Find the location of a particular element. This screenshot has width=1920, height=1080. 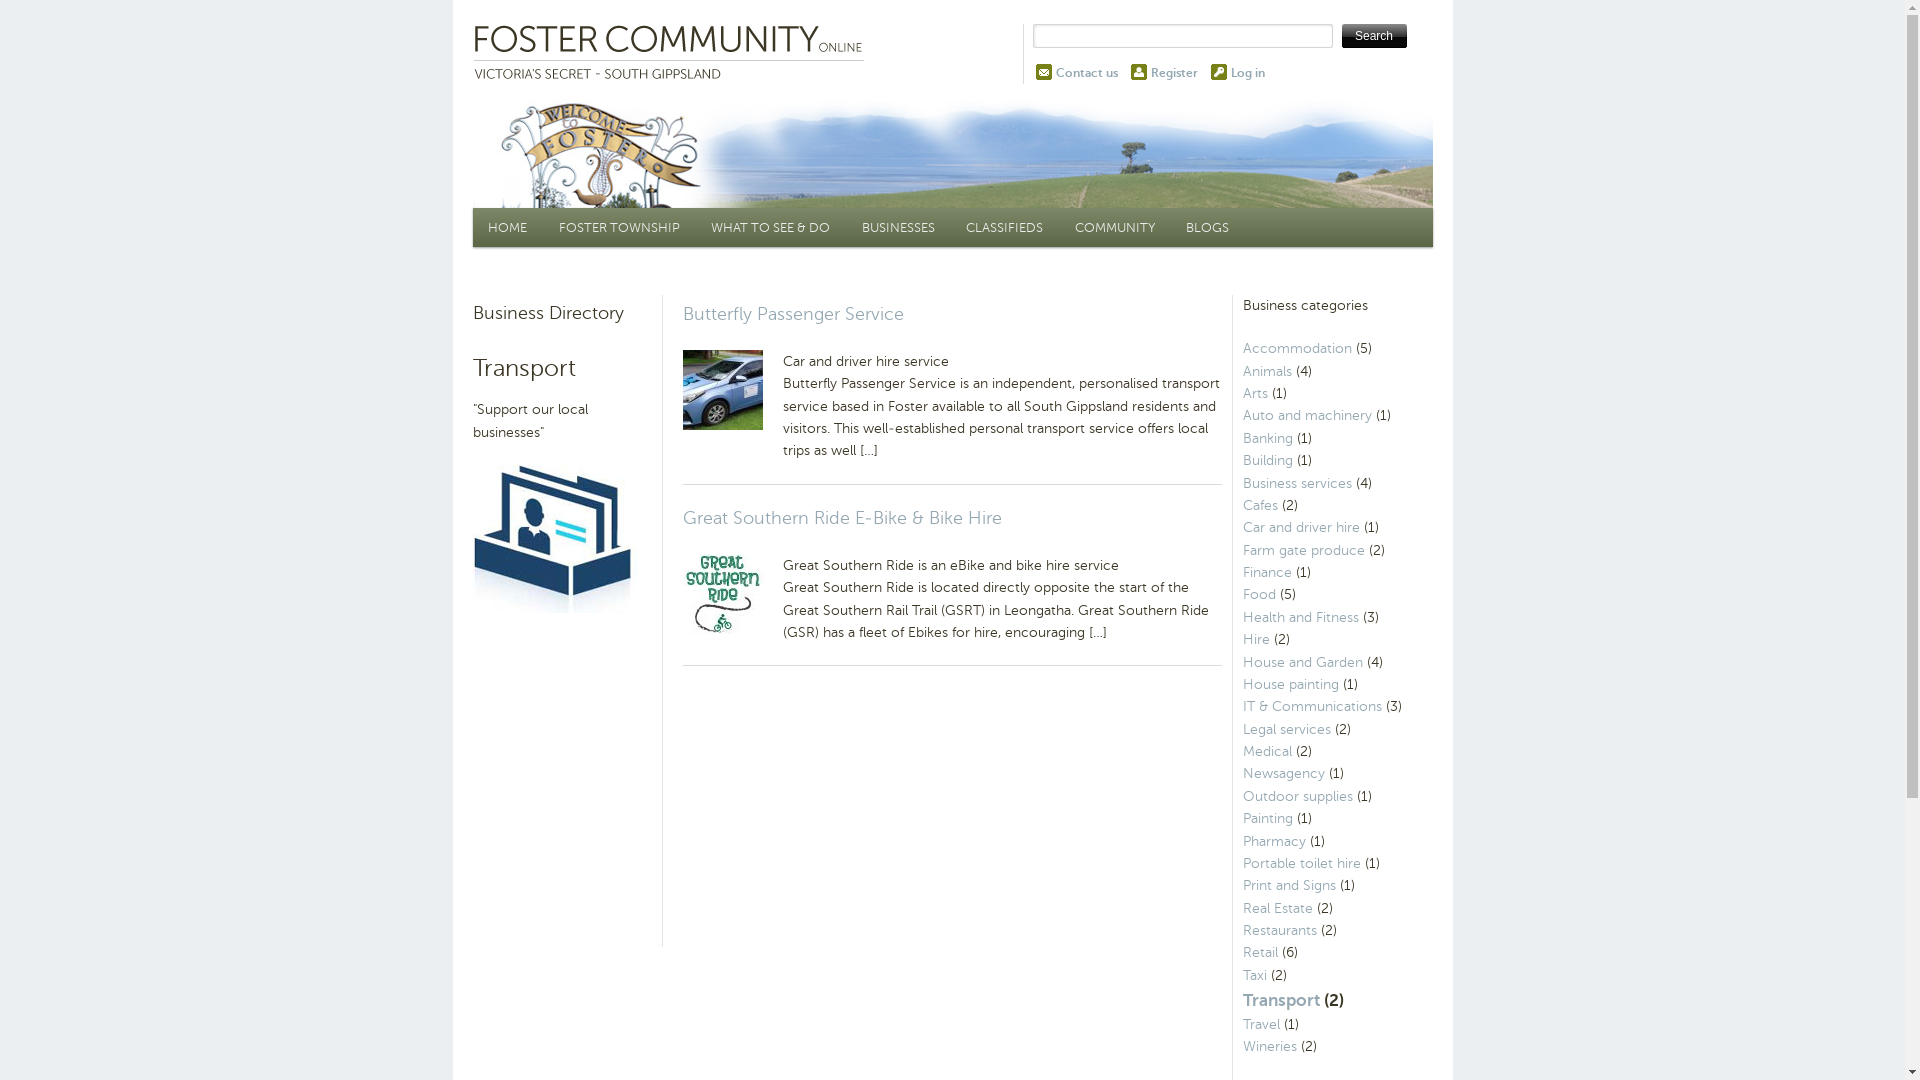

'Register' is located at coordinates (1173, 72).